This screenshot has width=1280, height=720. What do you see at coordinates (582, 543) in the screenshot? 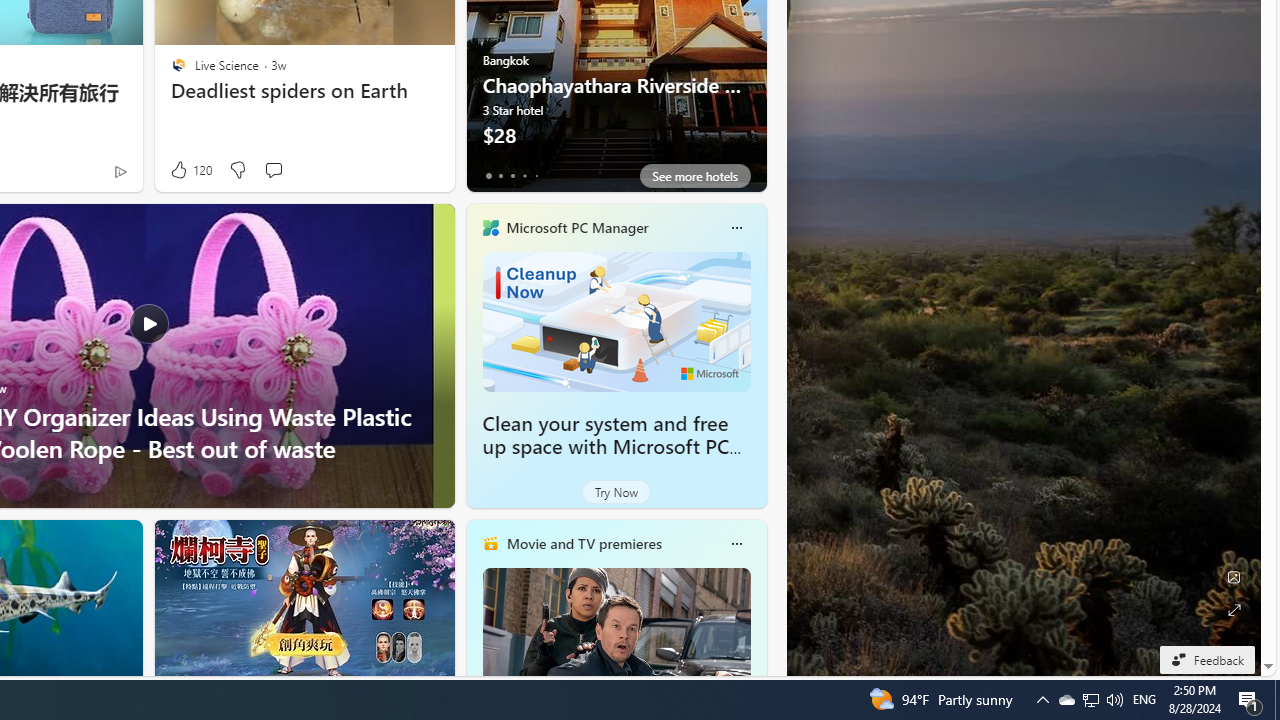
I see `'Movie and TV premieres'` at bounding box center [582, 543].